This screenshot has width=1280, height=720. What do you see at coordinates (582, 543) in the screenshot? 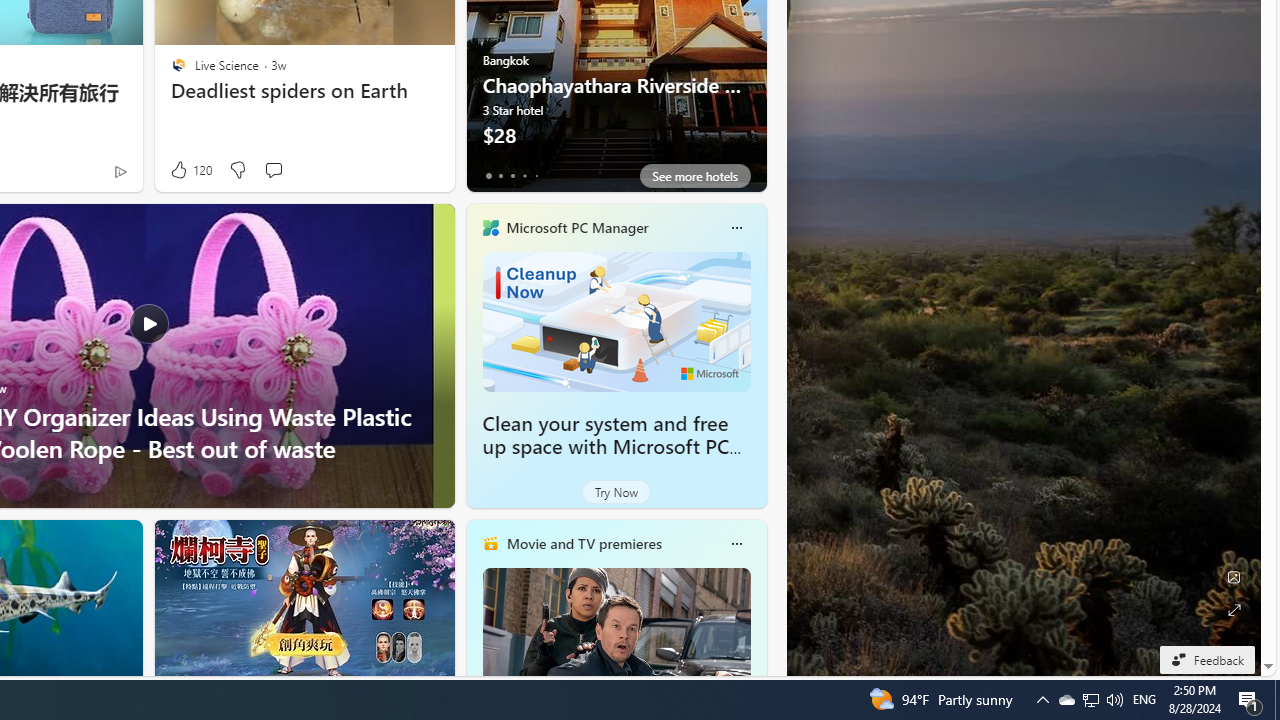
I see `'Movie and TV premieres'` at bounding box center [582, 543].